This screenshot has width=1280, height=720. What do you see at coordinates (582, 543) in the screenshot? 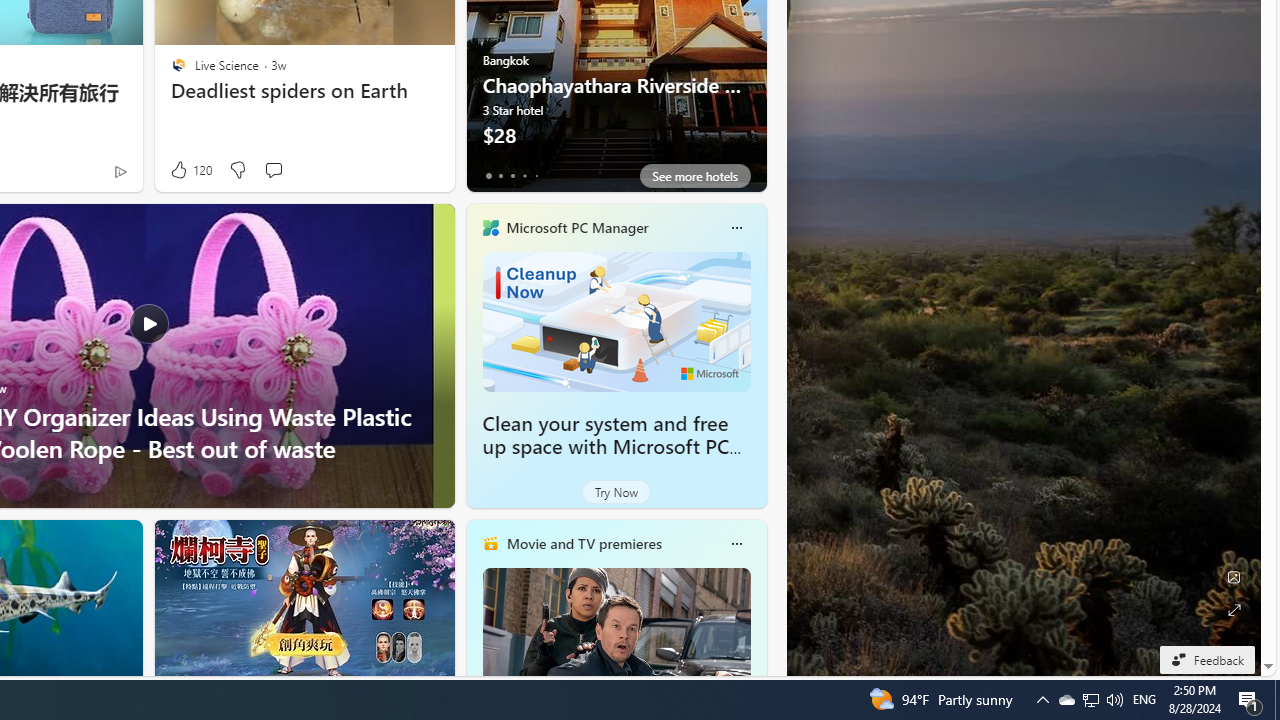
I see `'Movie and TV premieres'` at bounding box center [582, 543].